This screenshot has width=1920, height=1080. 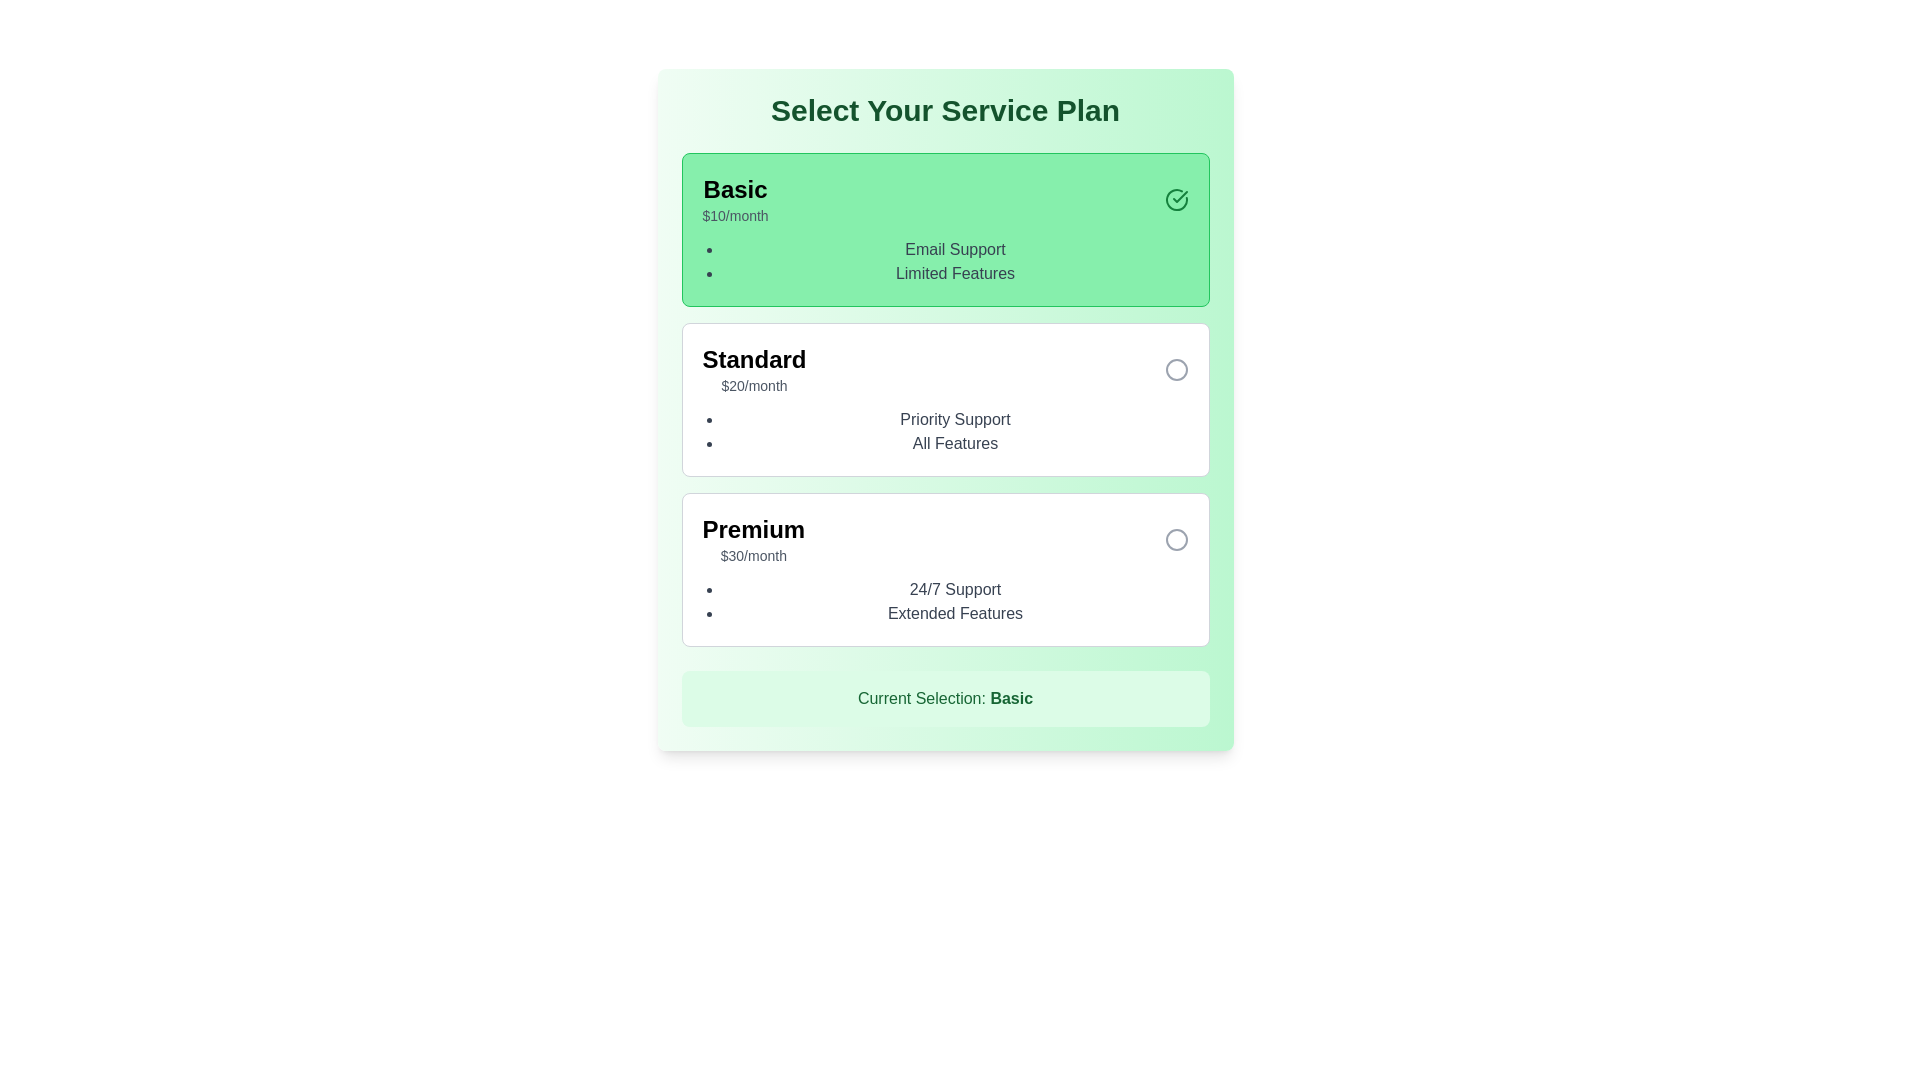 What do you see at coordinates (954, 419) in the screenshot?
I see `the Text label that conveys information about the 'Priority Support' feature of the 'Standard' service plan, located in the second column as the first item in a bulleted list` at bounding box center [954, 419].